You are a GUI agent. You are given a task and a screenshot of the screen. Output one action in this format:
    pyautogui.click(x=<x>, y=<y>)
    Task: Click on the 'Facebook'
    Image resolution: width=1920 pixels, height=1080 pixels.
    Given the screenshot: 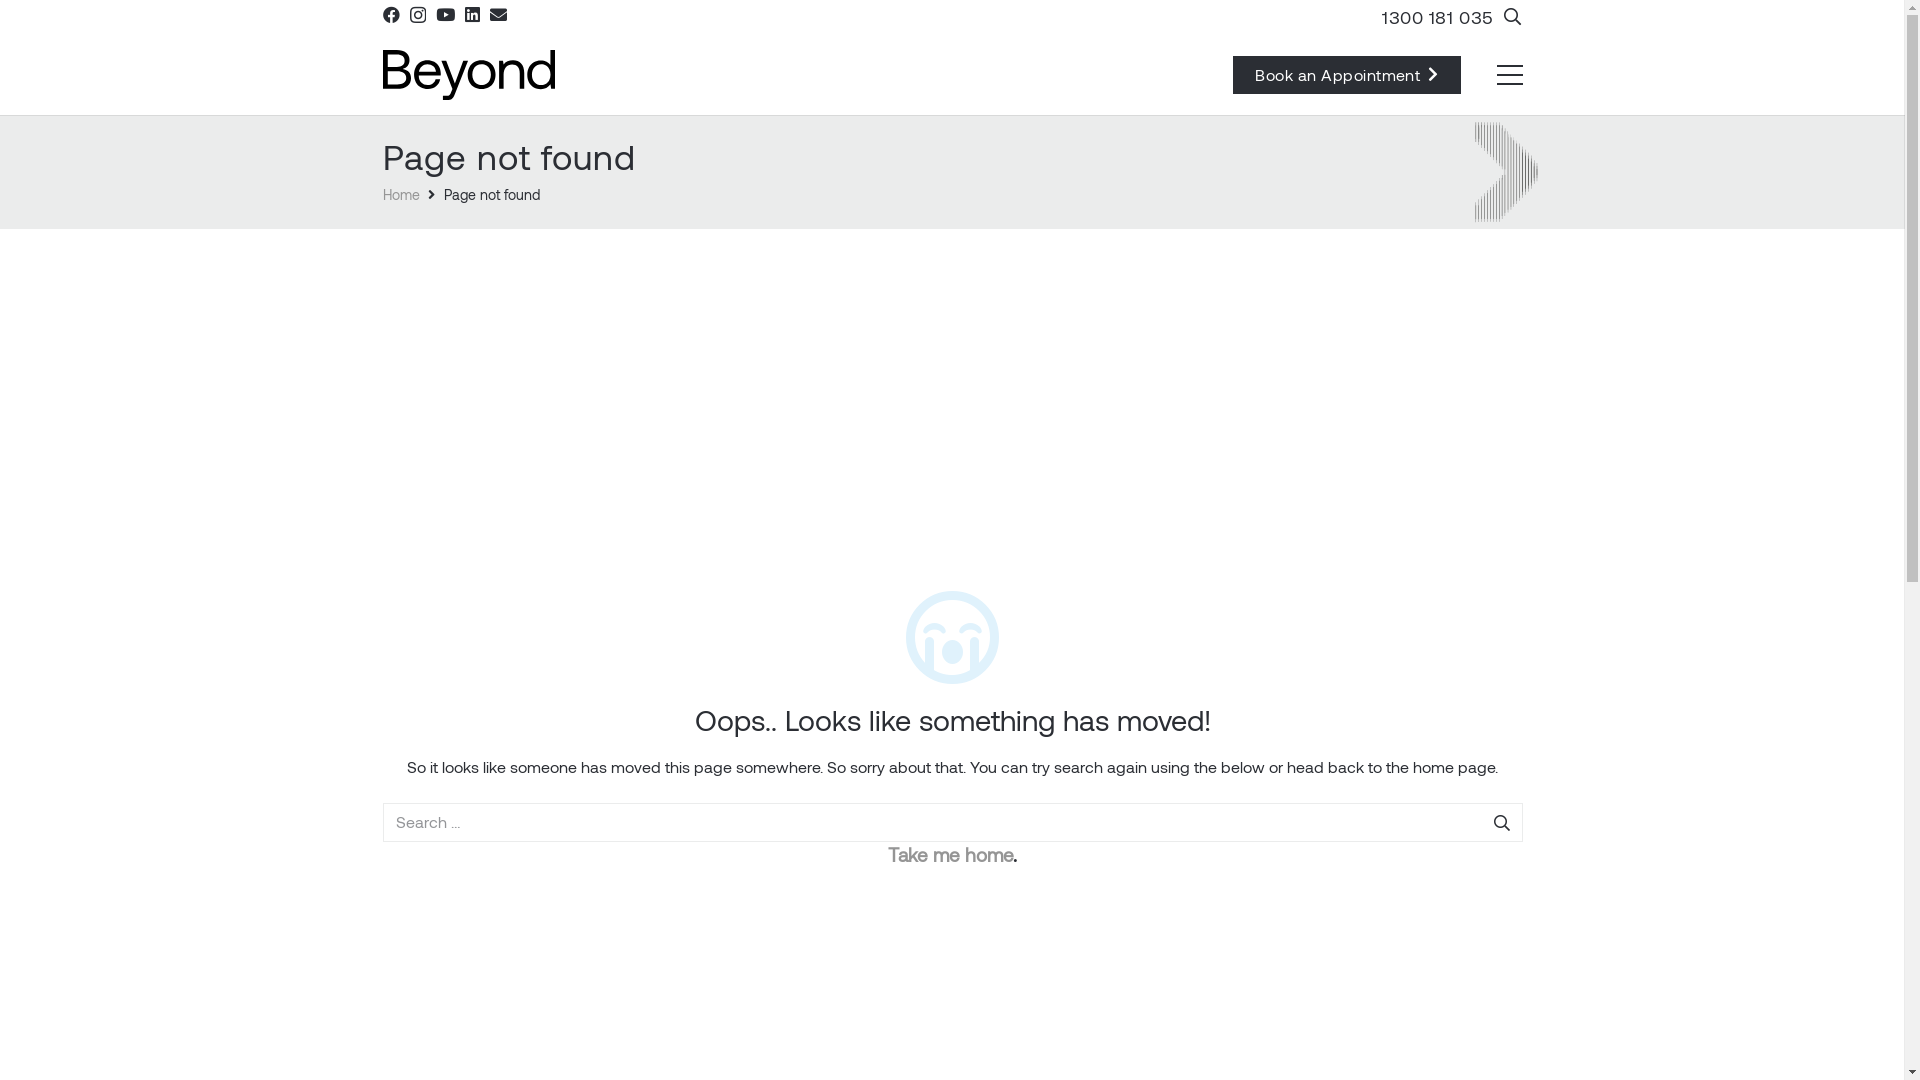 What is the action you would take?
    pyautogui.click(x=390, y=14)
    